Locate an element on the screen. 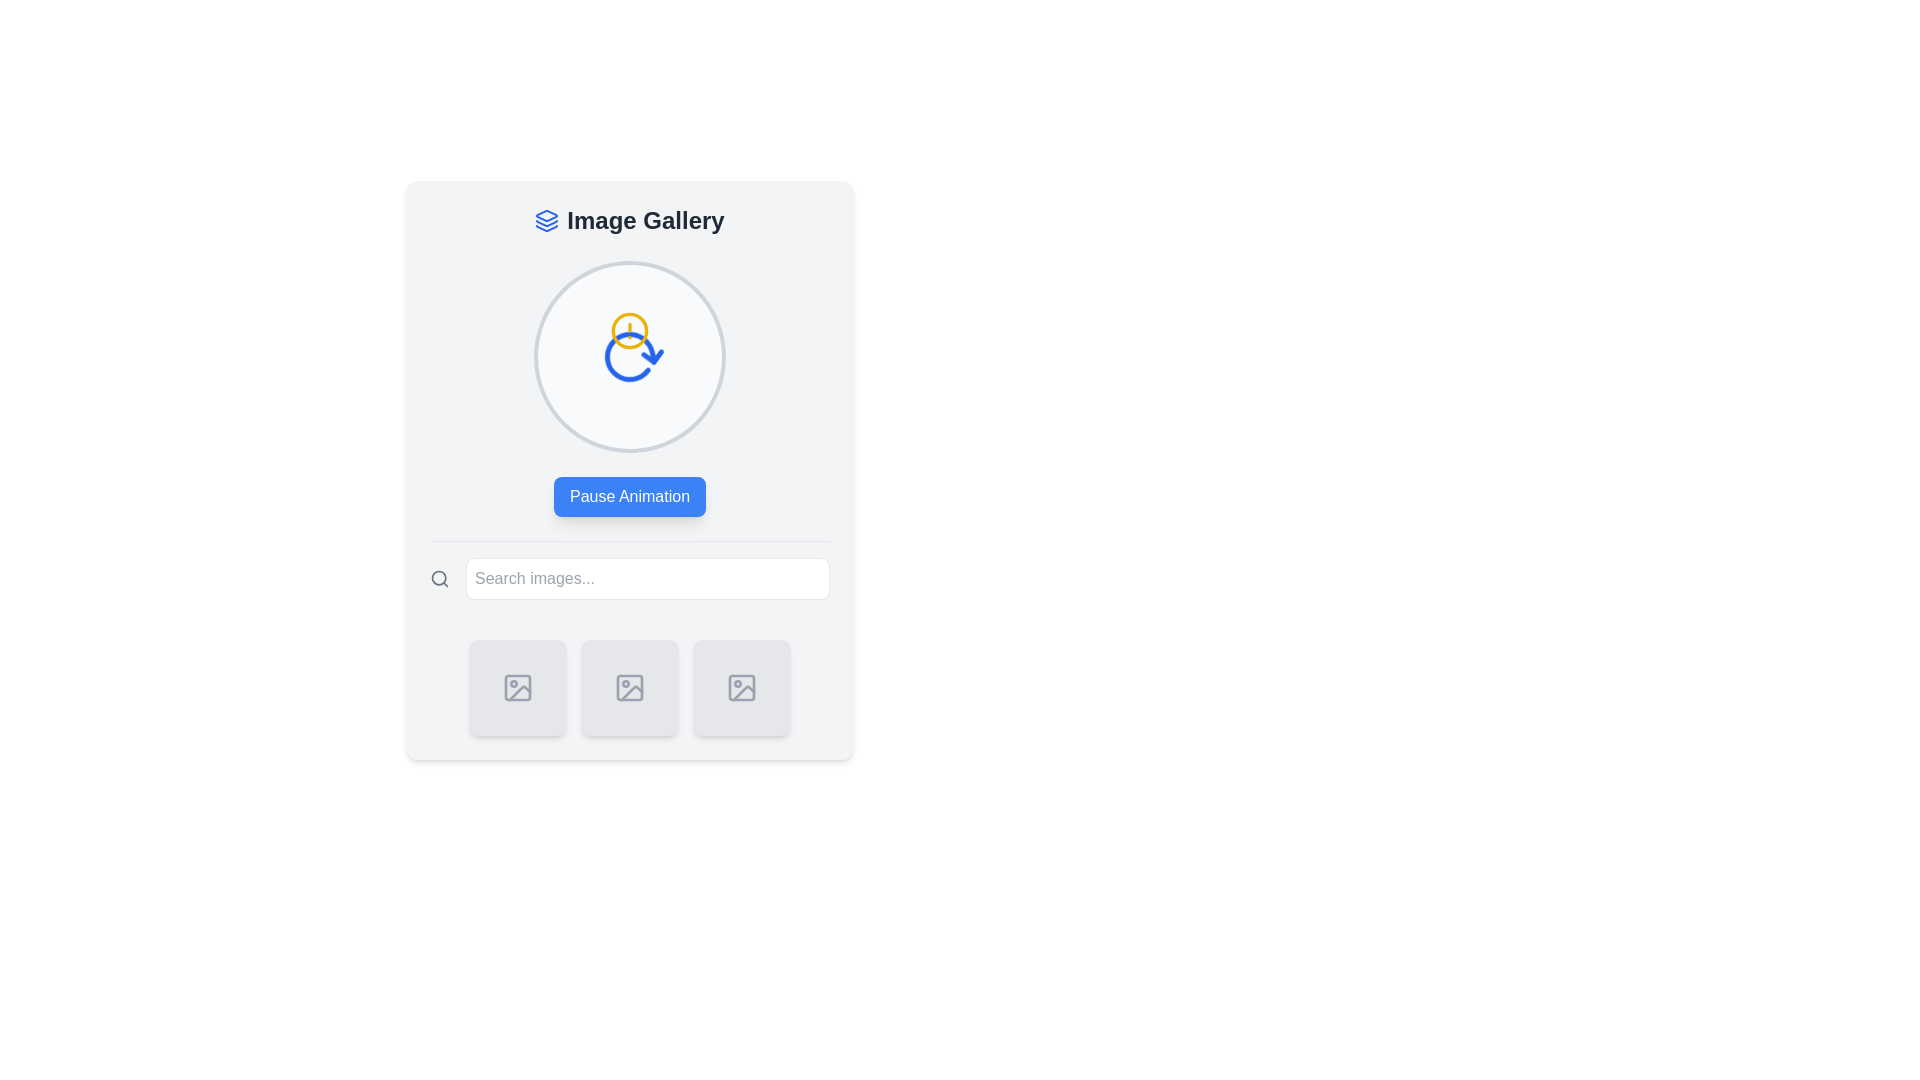 The height and width of the screenshot is (1080, 1920). the first button in the horizontal row of three identical square buttons located below the search bar is located at coordinates (518, 686).